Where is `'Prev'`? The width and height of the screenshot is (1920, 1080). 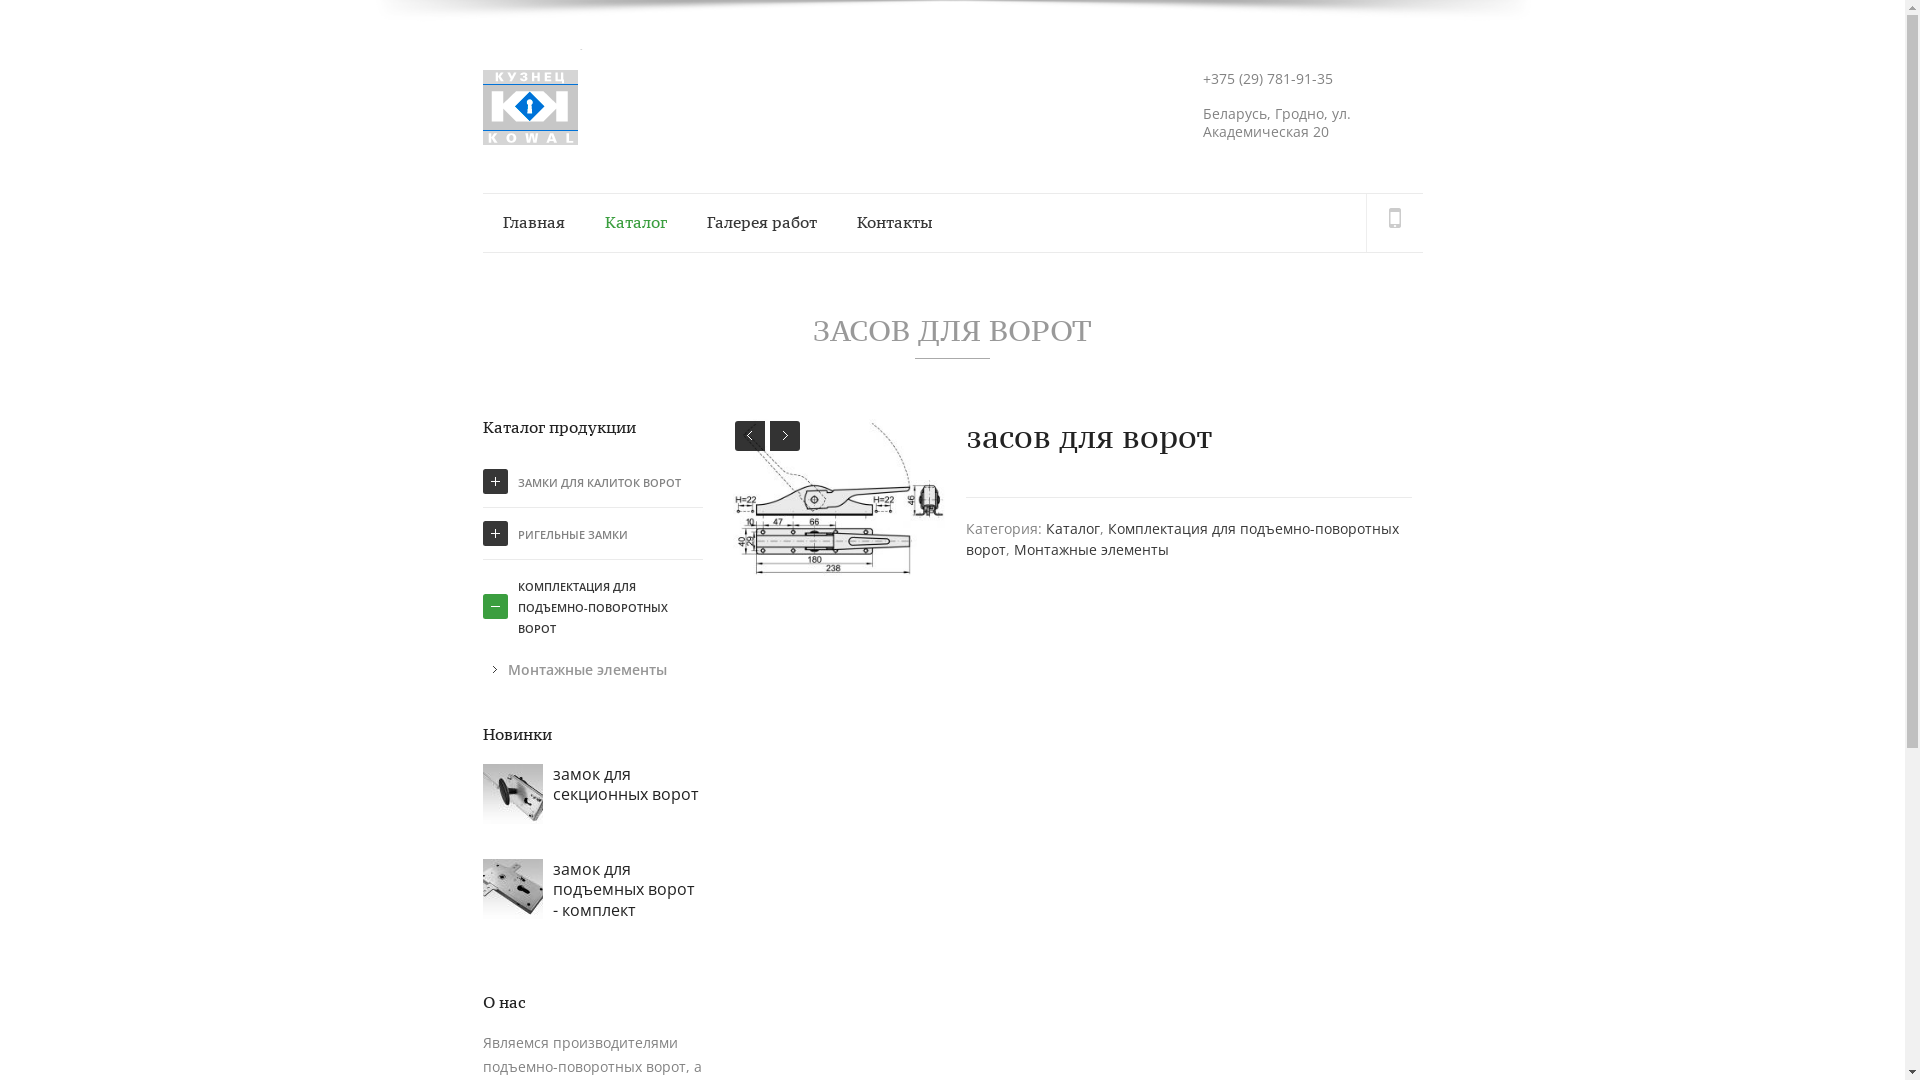 'Prev' is located at coordinates (748, 434).